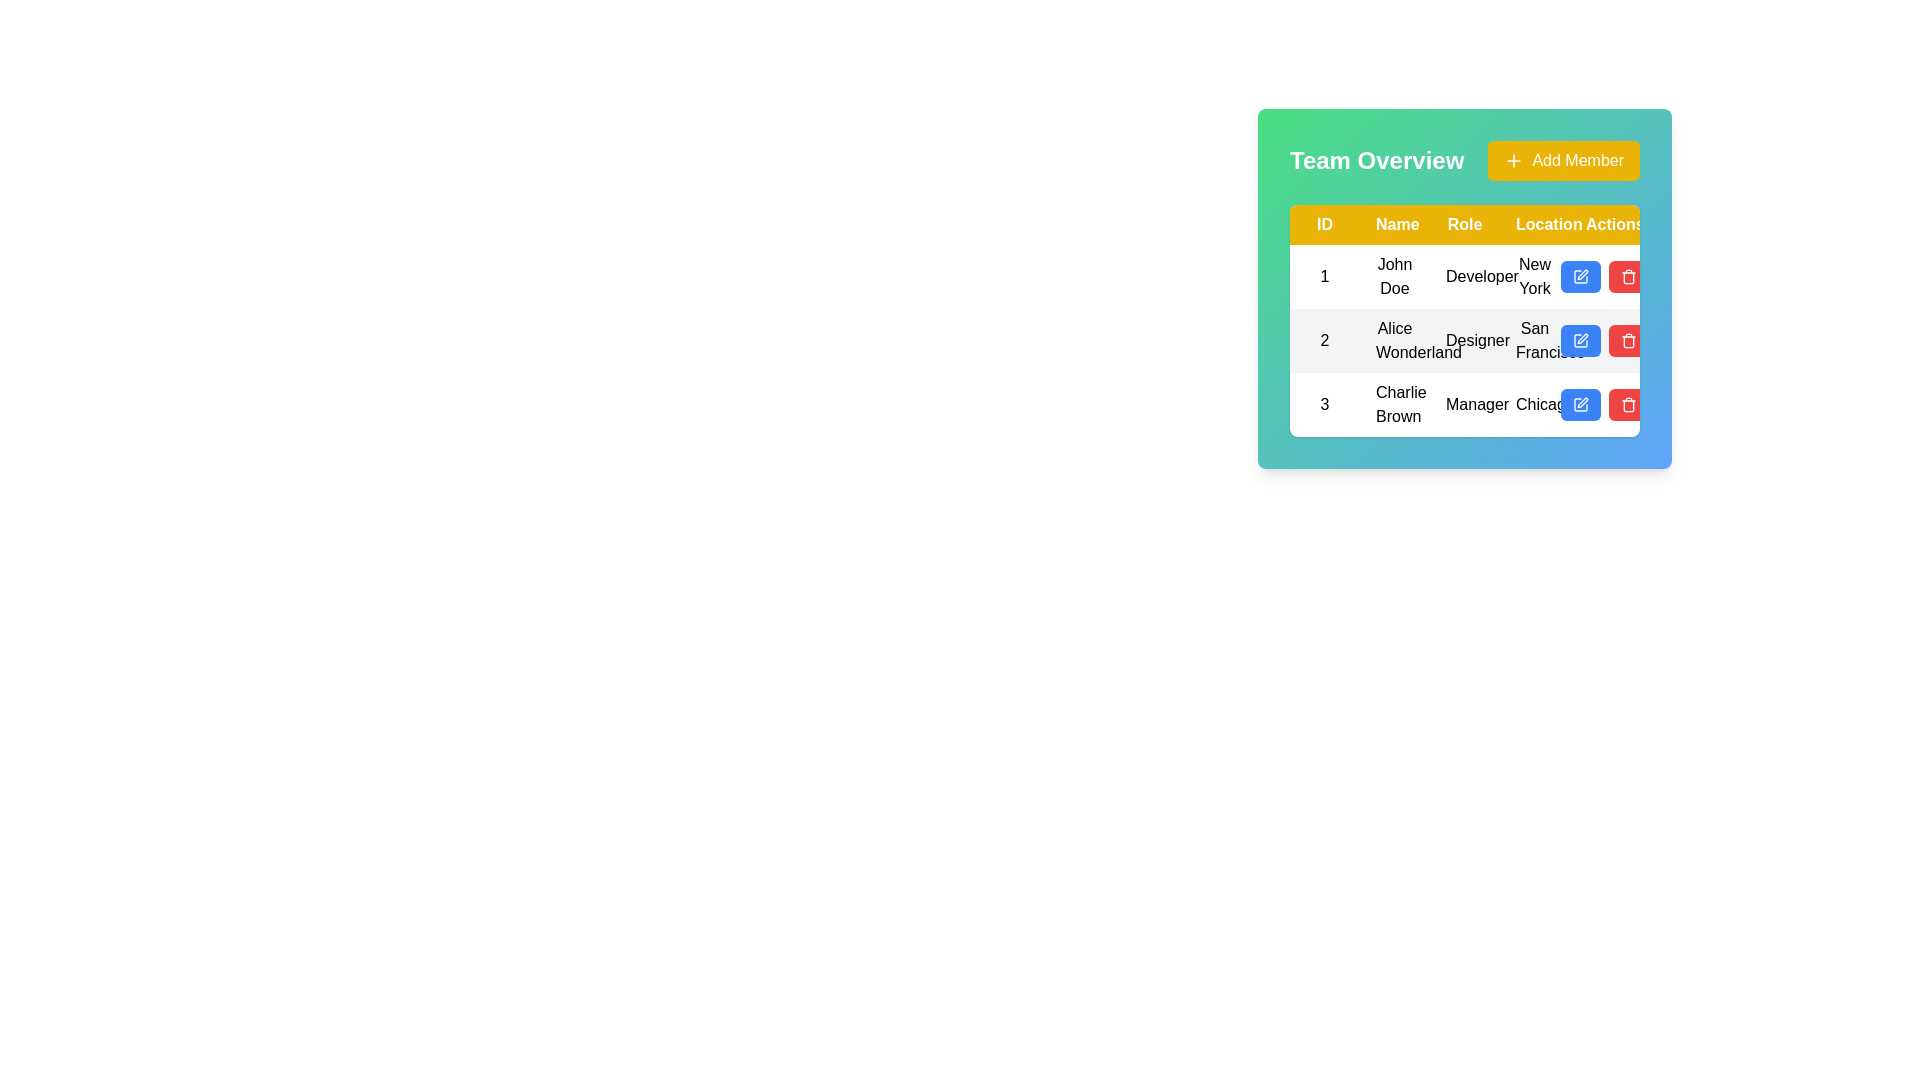 The width and height of the screenshot is (1920, 1080). What do you see at coordinates (1579, 405) in the screenshot?
I see `the blue button containing a pen icon in the 'Actions' column of the third row for 'Charlie Brown' in the 'Team Overview' table for keyboard navigation` at bounding box center [1579, 405].